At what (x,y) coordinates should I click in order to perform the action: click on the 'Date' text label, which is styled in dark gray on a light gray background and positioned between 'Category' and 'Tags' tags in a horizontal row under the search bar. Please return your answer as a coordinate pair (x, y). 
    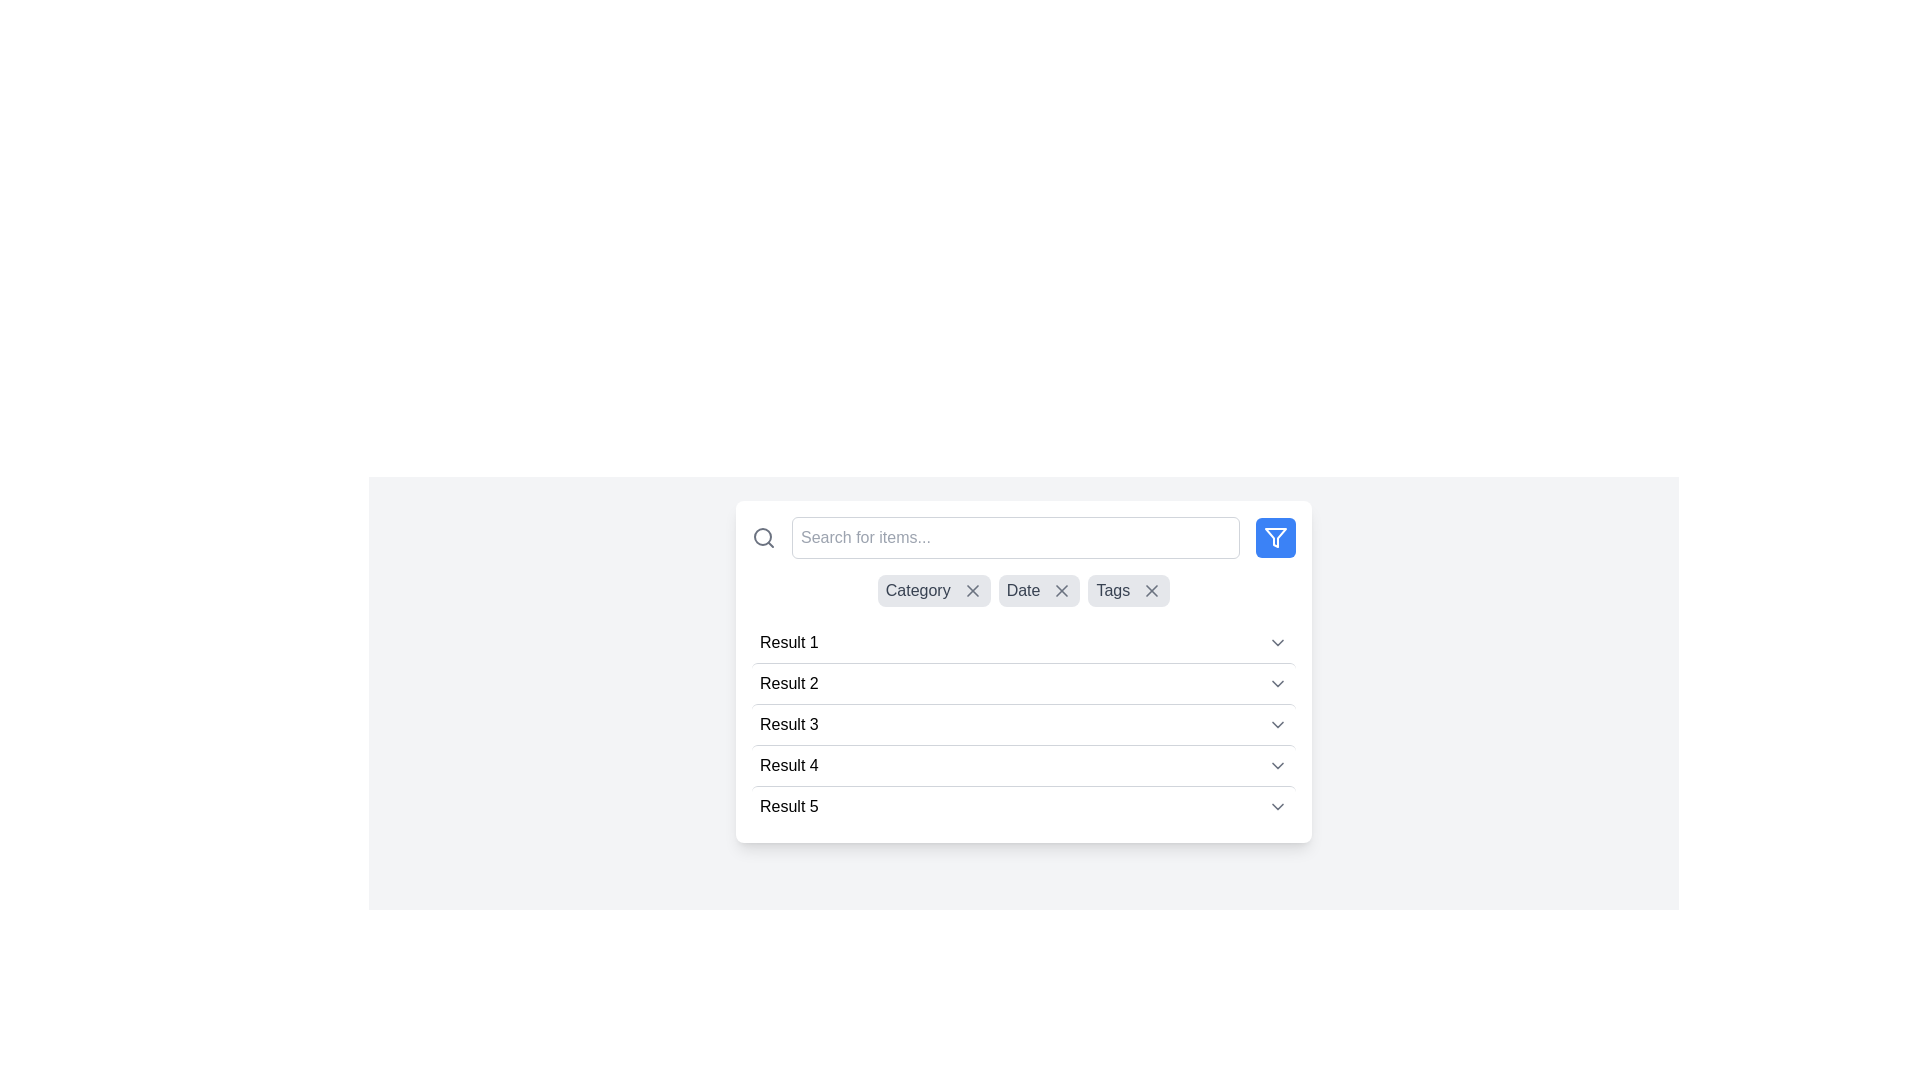
    Looking at the image, I should click on (1023, 589).